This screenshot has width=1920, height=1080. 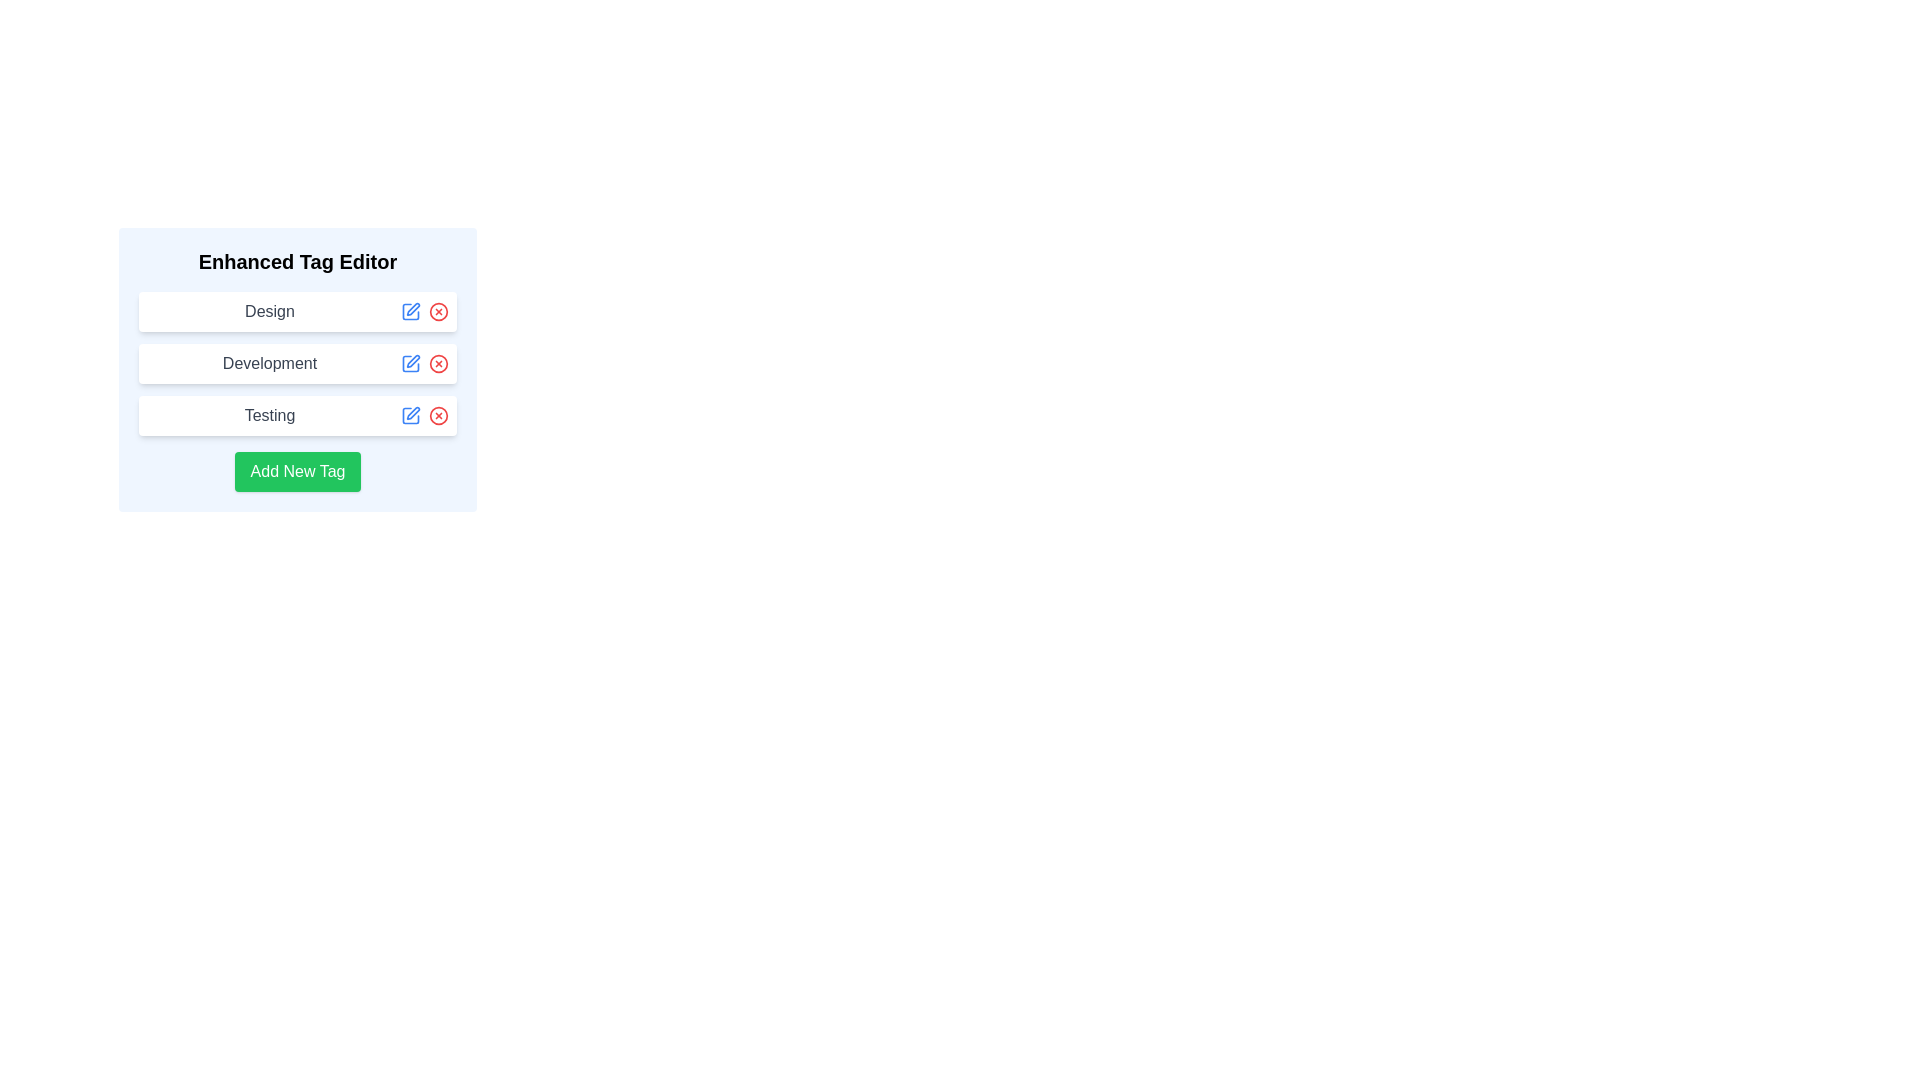 I want to click on the Icon button located on the right side of the 'Testing' tag in the third row of items within the 'Enhanced Tag Editor' section to initiate edit mode for the 'Testing' tag, so click(x=410, y=415).